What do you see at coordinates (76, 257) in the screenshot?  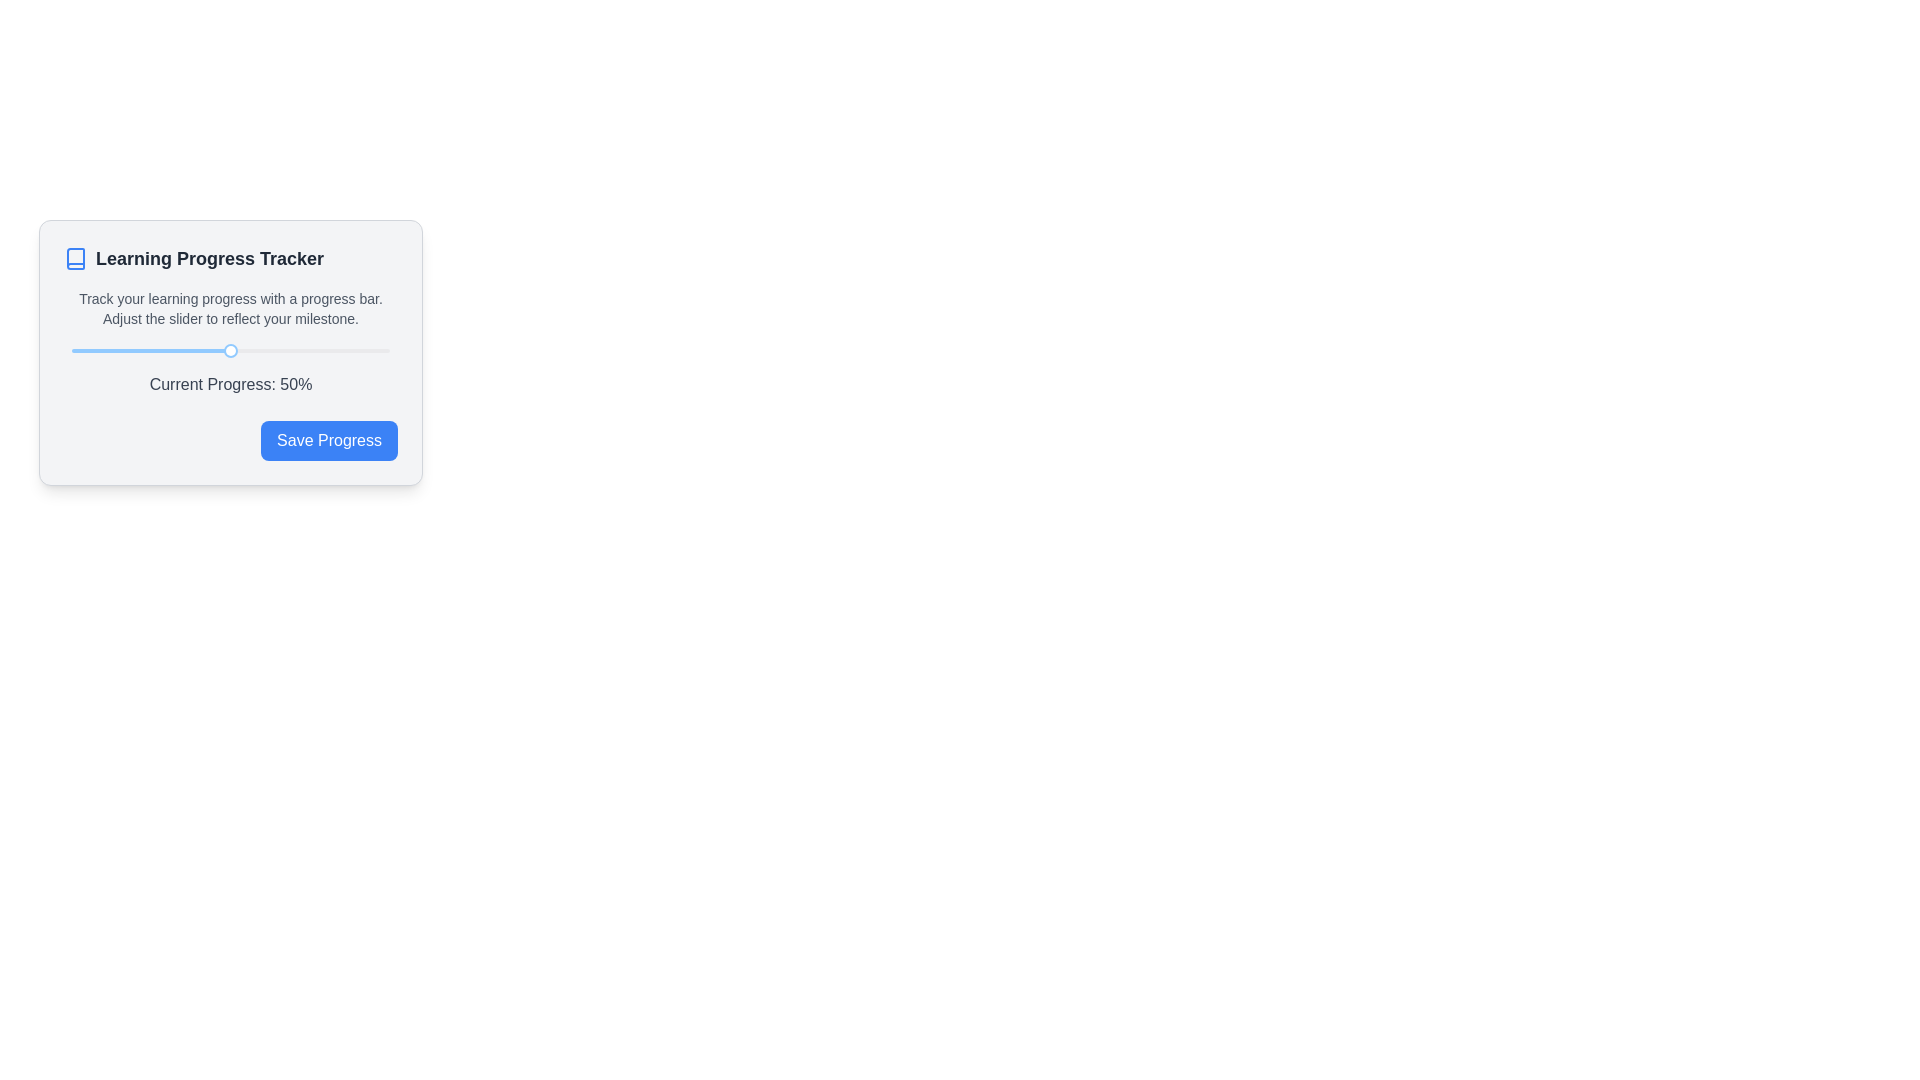 I see `the decorative book icon in the top-left corner of the Learning Progress Tracker widget` at bounding box center [76, 257].